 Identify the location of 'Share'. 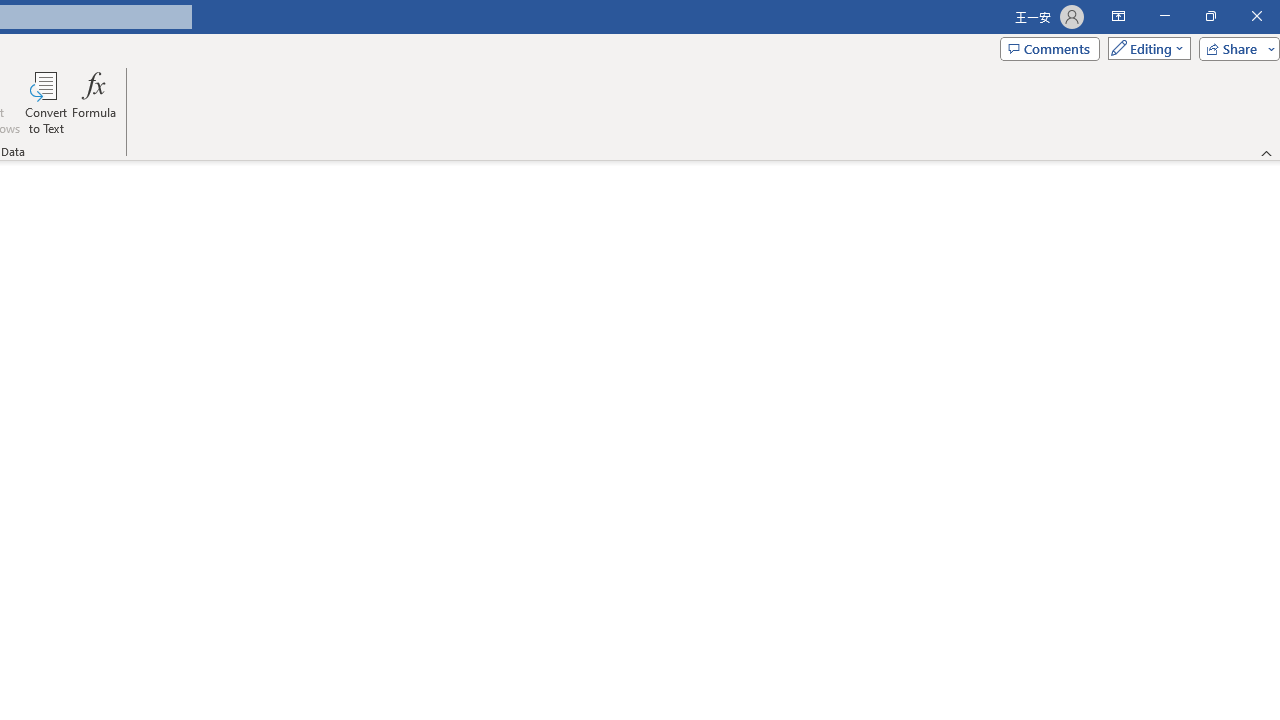
(1234, 47).